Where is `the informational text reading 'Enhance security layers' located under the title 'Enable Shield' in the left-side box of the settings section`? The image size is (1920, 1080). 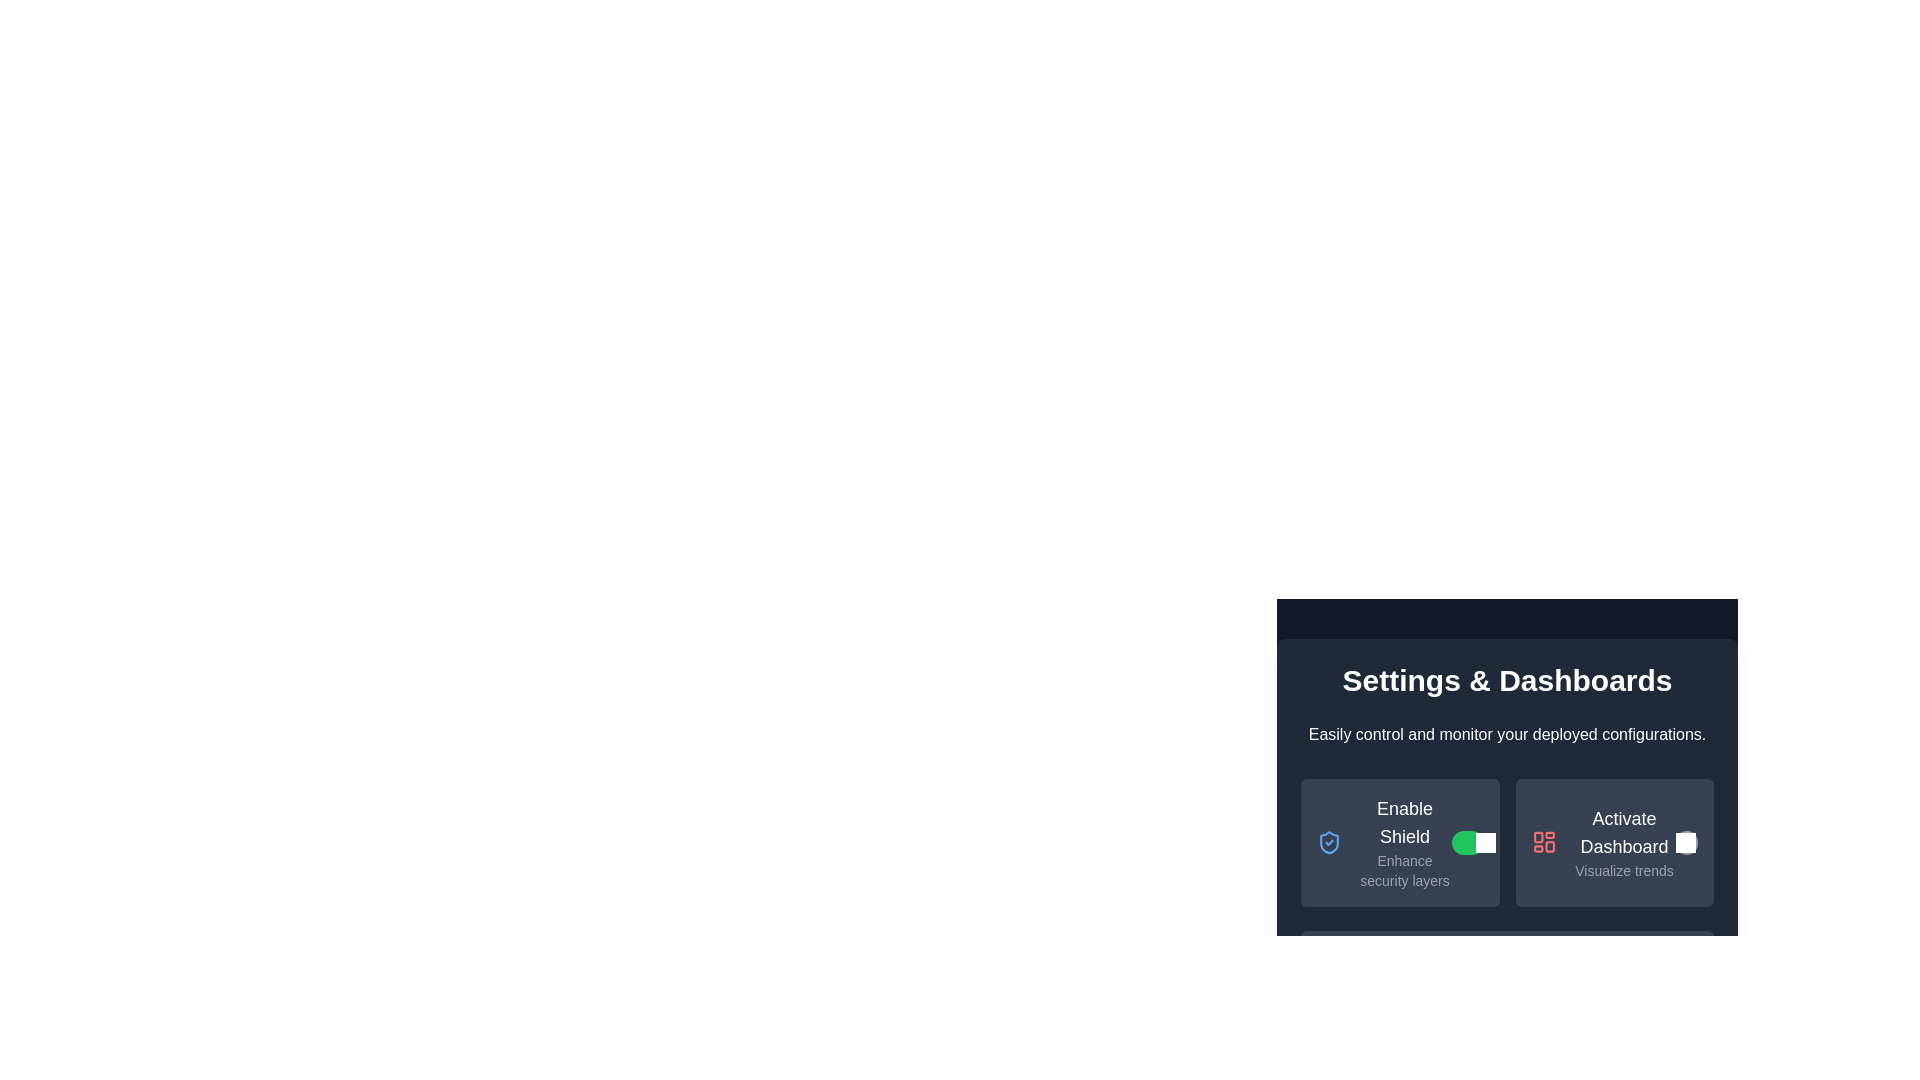
the informational text reading 'Enhance security layers' located under the title 'Enable Shield' in the left-side box of the settings section is located at coordinates (1404, 870).